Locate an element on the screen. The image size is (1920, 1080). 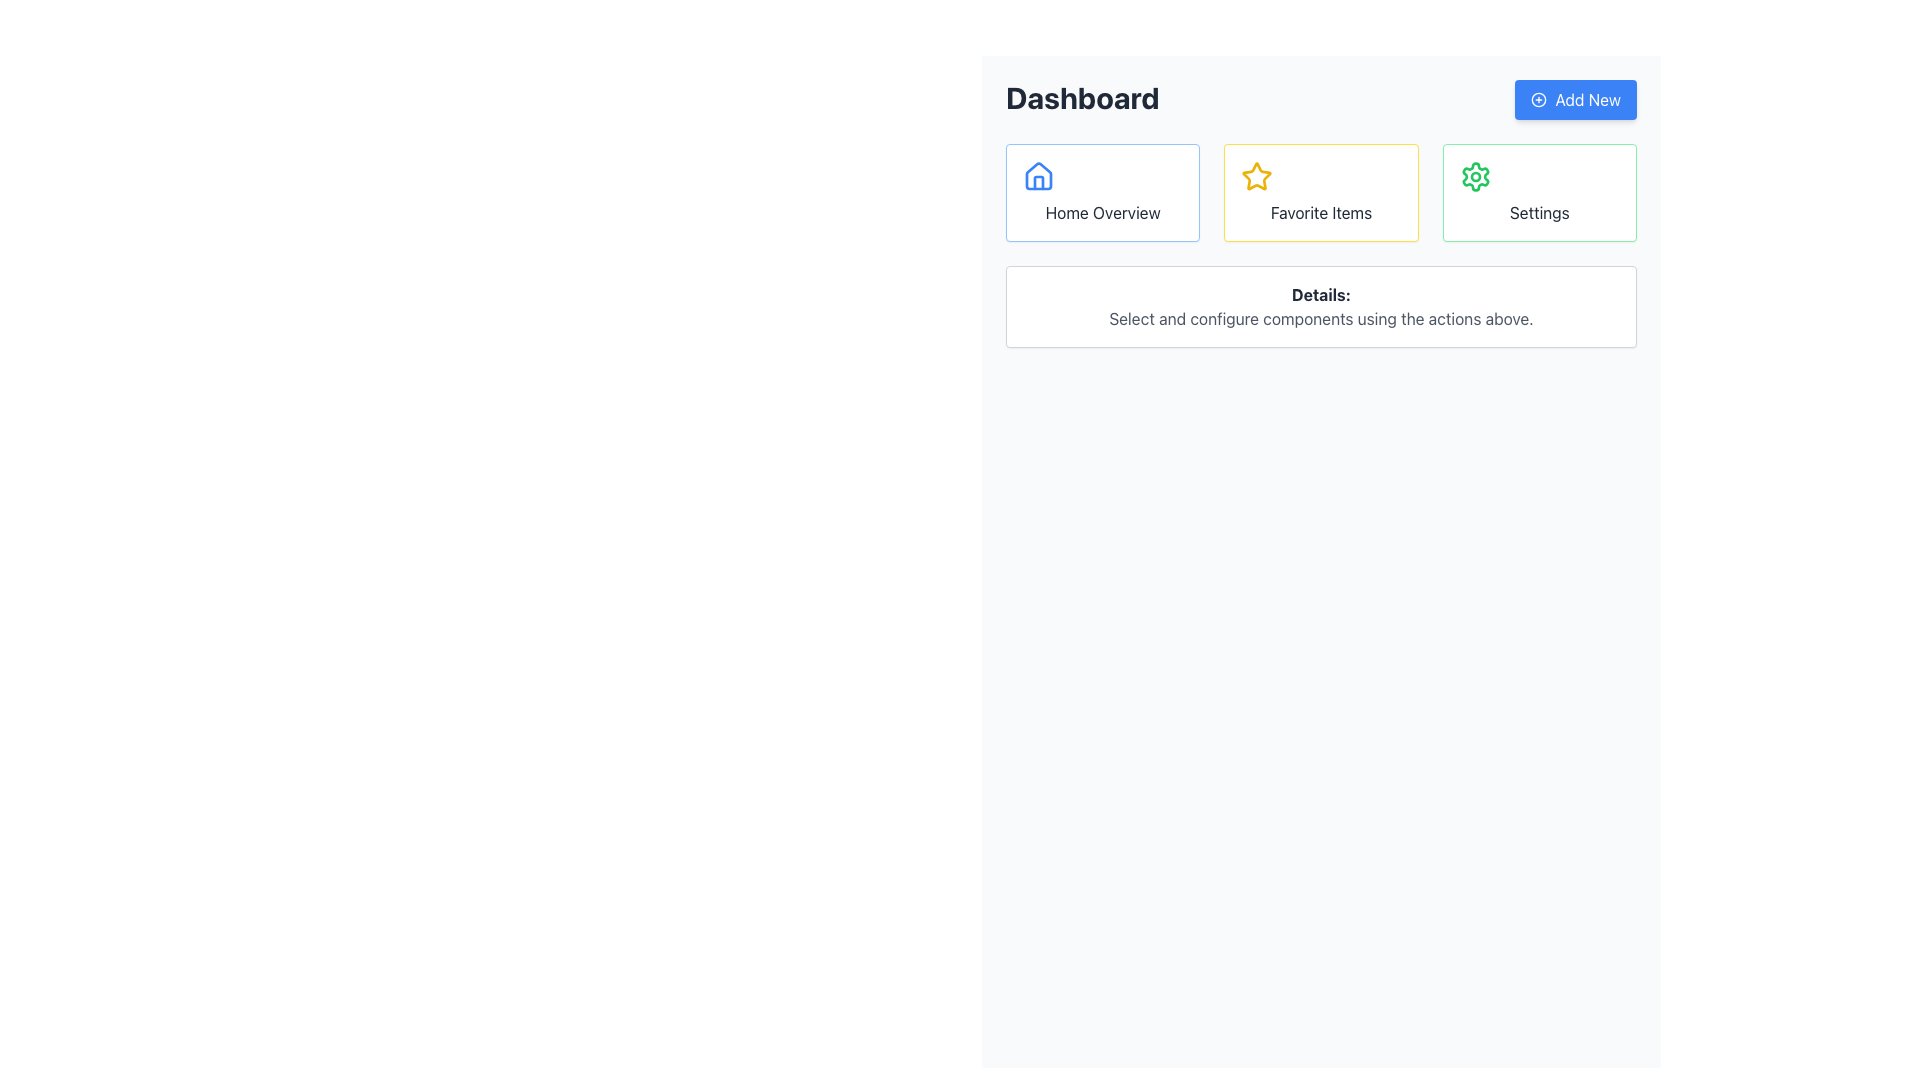
the static instructional text located directly below the bolded 'Details:' text in the central section of the interface is located at coordinates (1321, 318).